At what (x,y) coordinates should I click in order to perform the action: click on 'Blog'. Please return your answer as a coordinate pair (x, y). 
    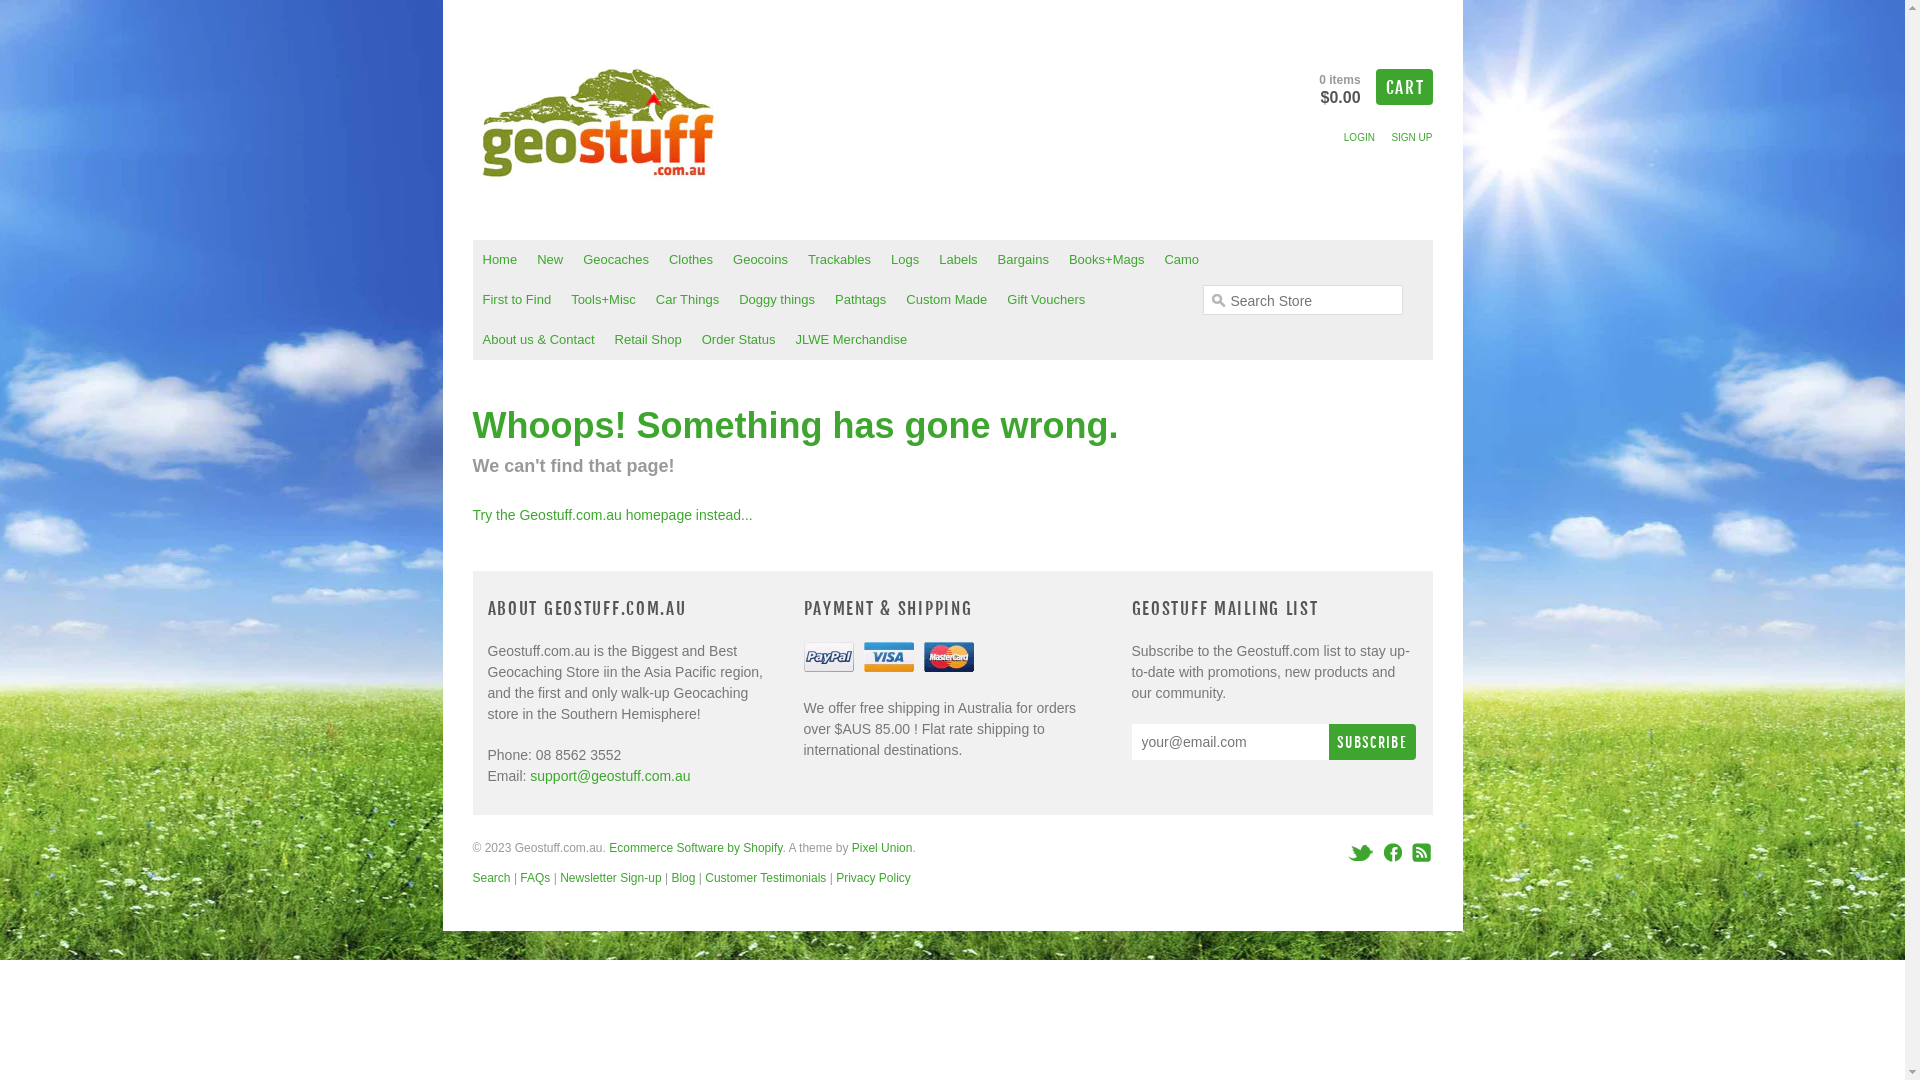
    Looking at the image, I should click on (682, 877).